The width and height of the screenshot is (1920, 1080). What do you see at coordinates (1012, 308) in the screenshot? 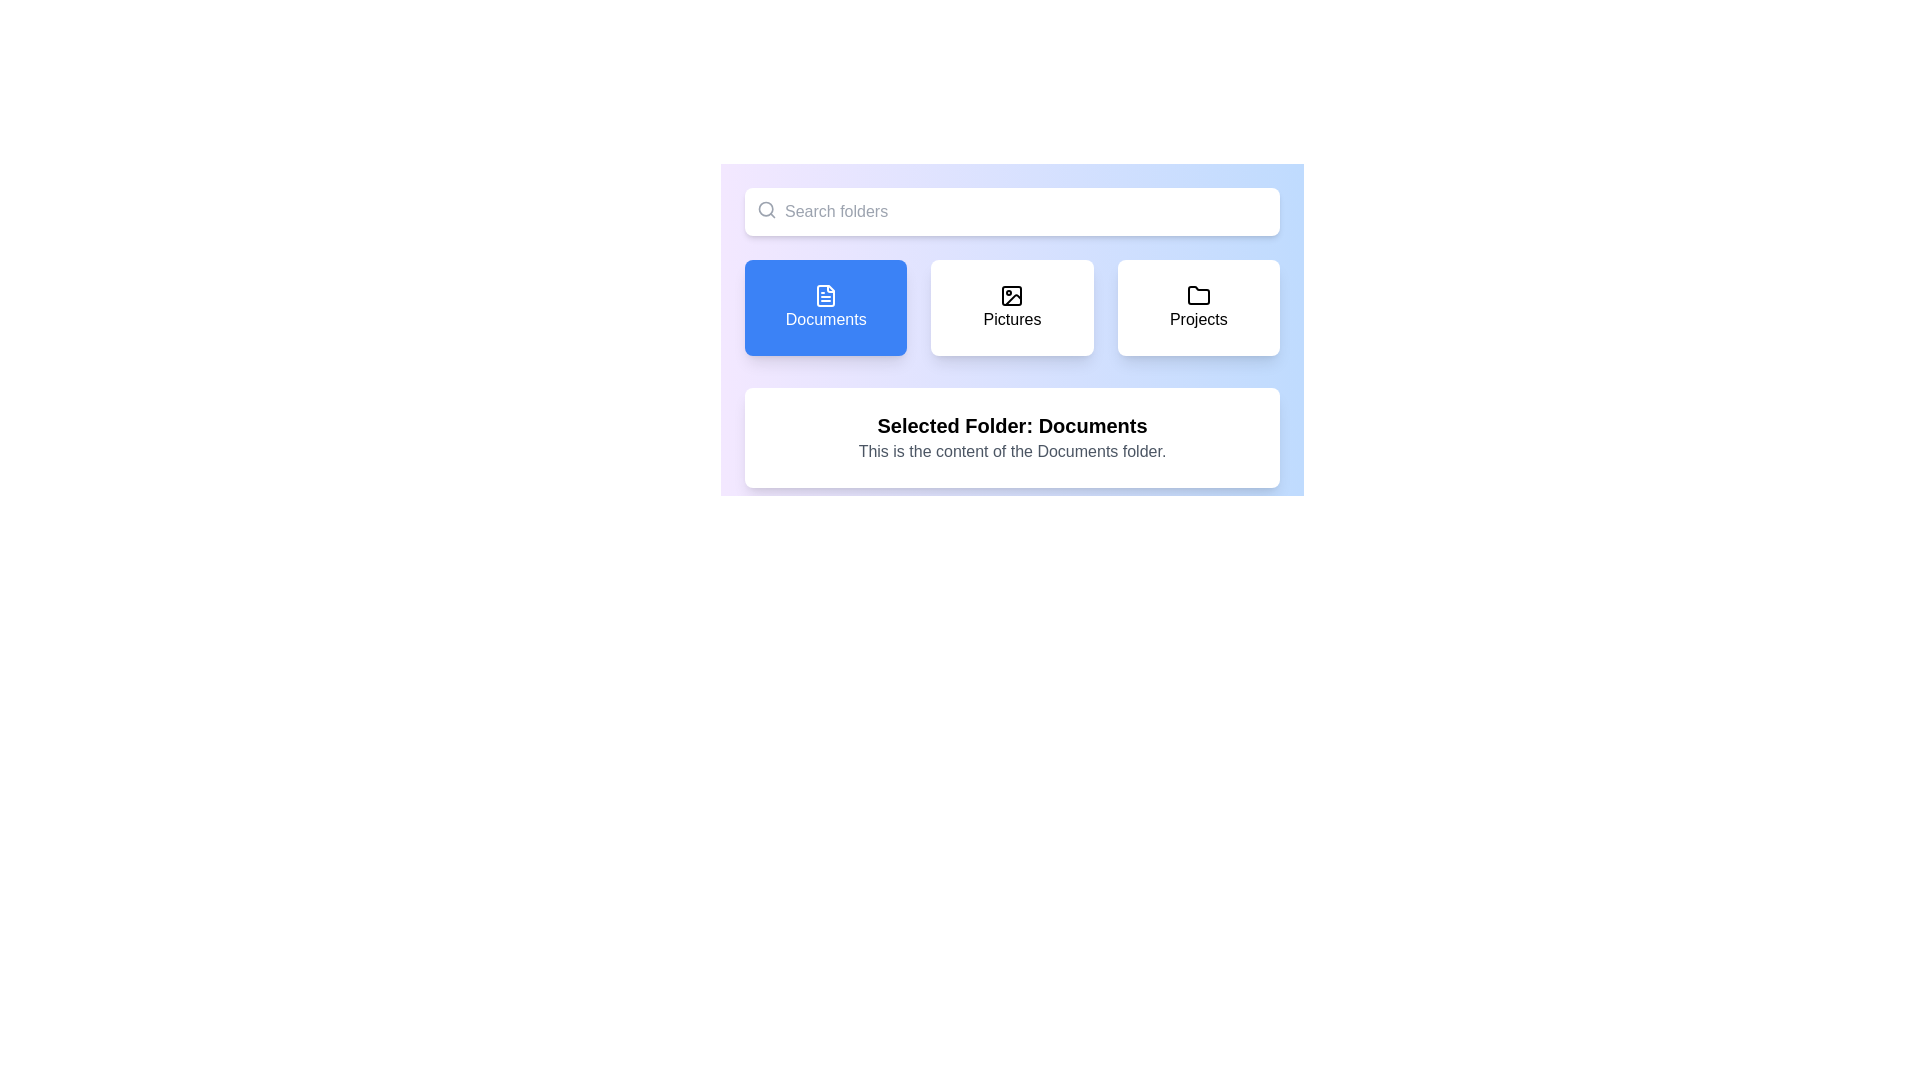
I see `the second tile button that navigates to the 'Pictures' section, located below the 'Search folders' bar` at bounding box center [1012, 308].